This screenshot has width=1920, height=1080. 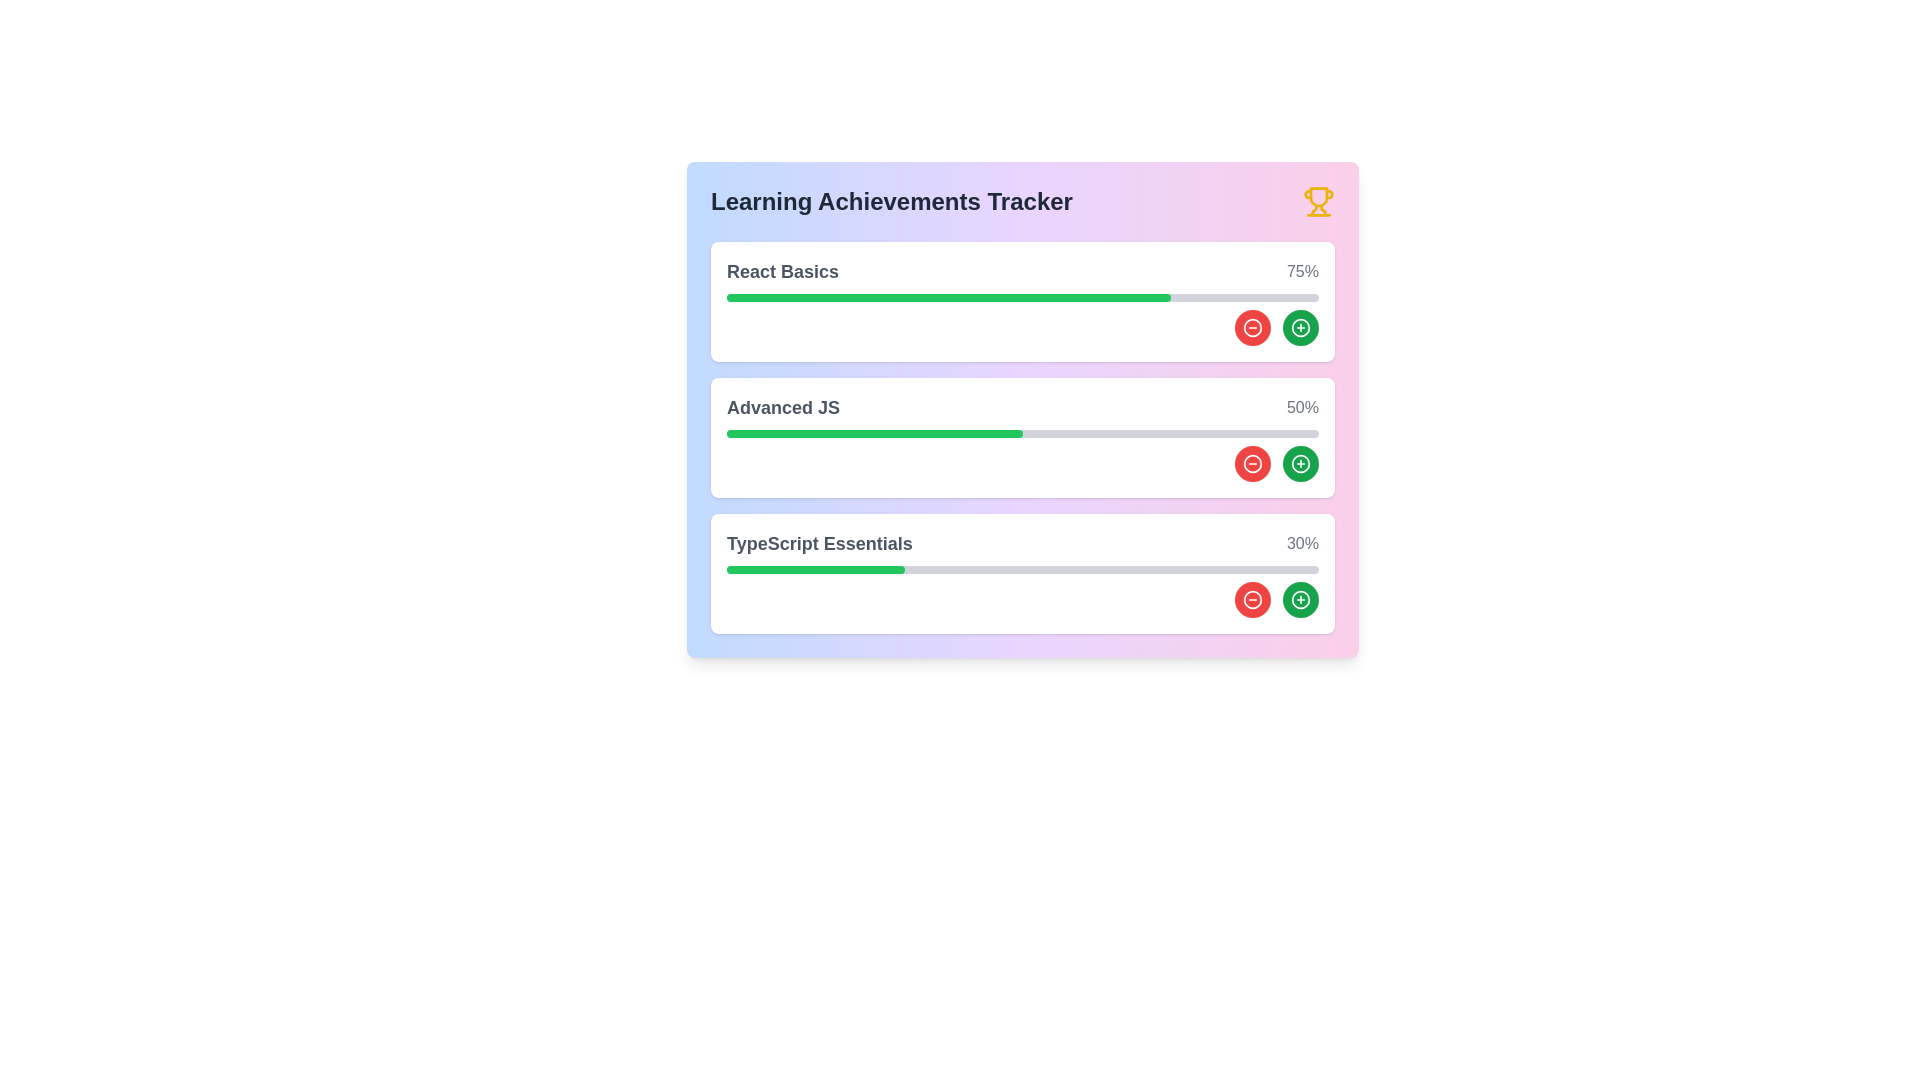 I want to click on the progress bar indicating 75% completion located beneath the text 'React Basics', so click(x=1022, y=297).